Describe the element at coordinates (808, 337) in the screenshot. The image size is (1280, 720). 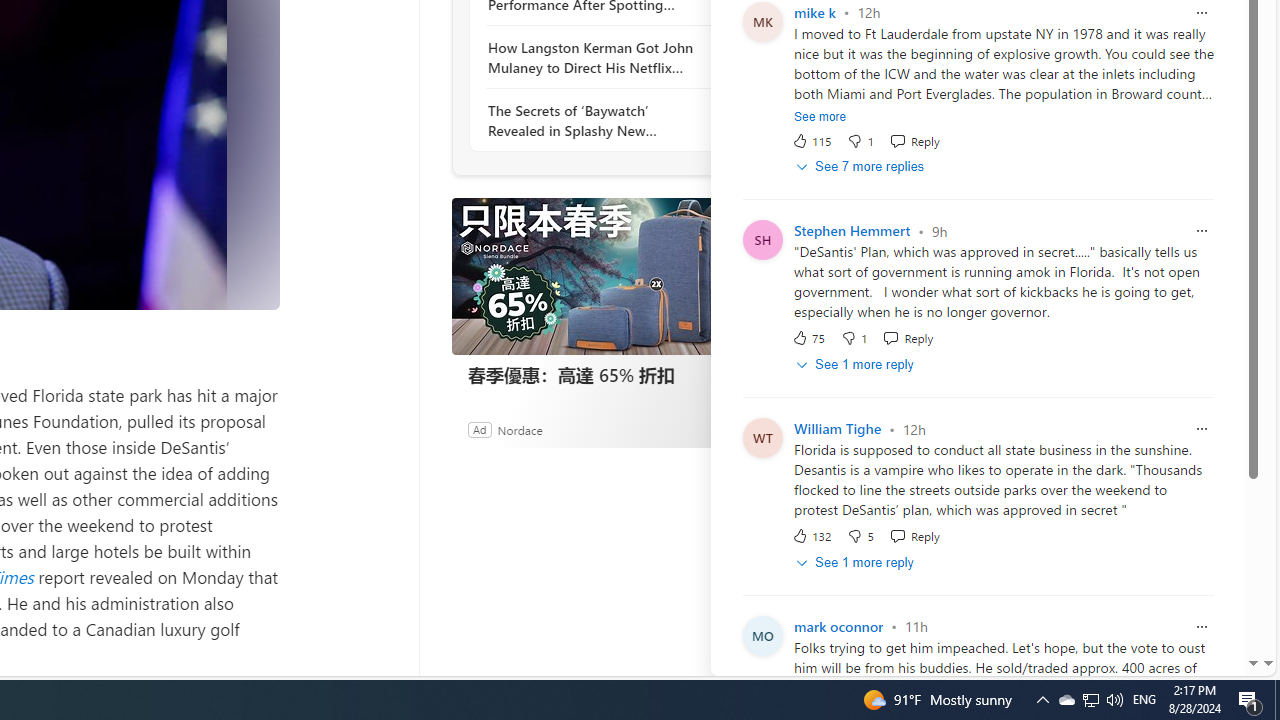
I see `'75 Like'` at that location.